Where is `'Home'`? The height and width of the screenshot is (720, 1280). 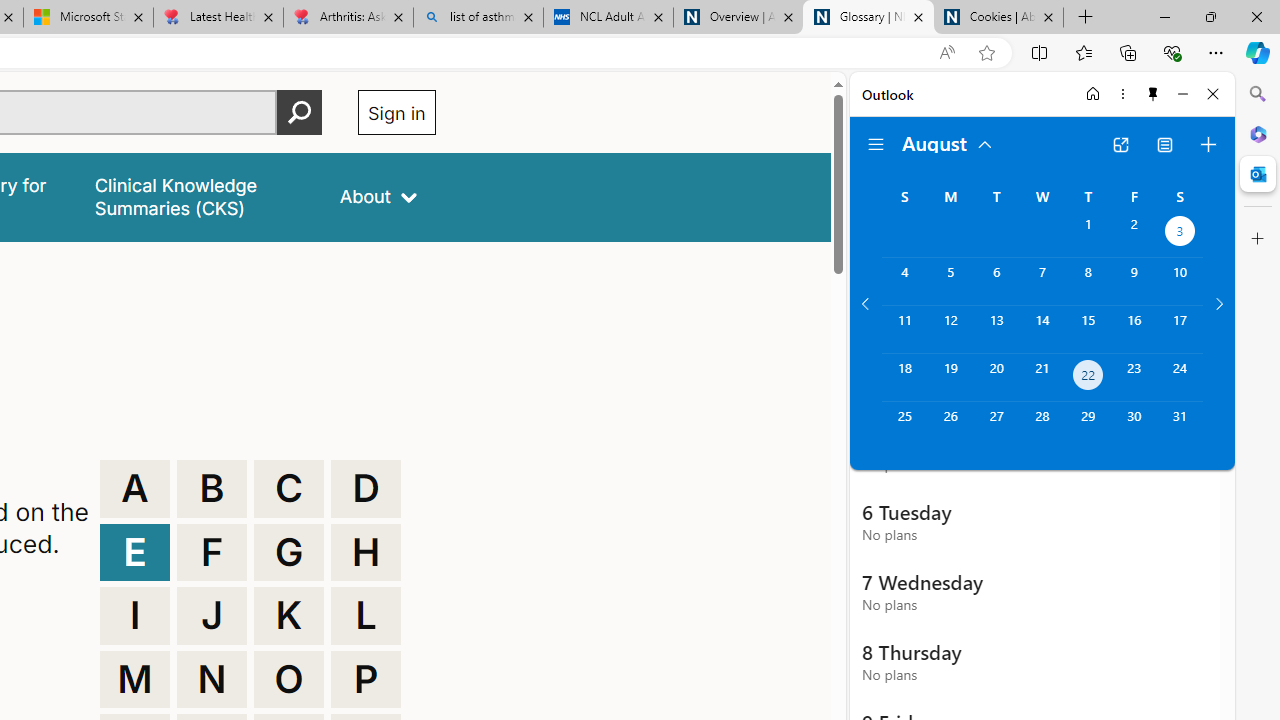 'Home' is located at coordinates (1092, 93).